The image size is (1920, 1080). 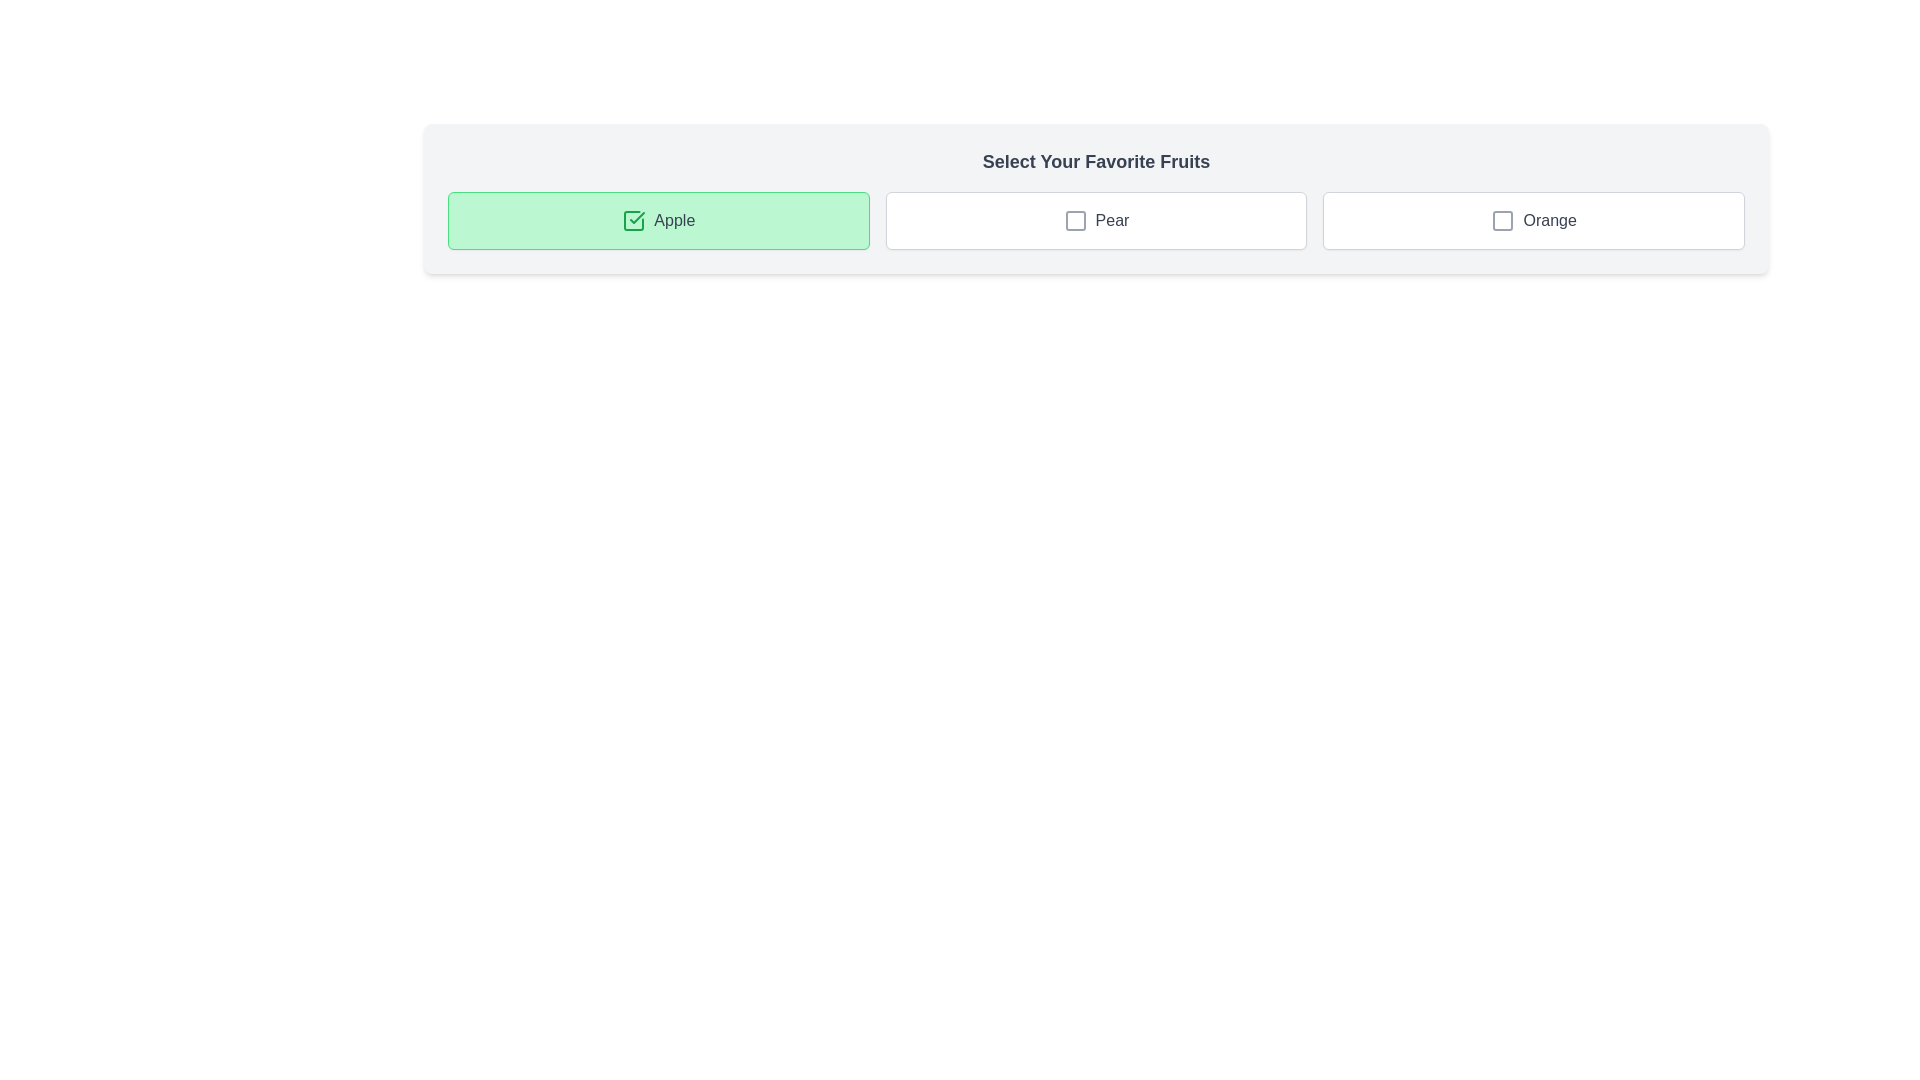 I want to click on the bold text header reading 'Select Your Favorite Fruits', which is displayed in a large font size and dark gray color, located at the top-center of a light gray rounded rectangle card, so click(x=1095, y=161).